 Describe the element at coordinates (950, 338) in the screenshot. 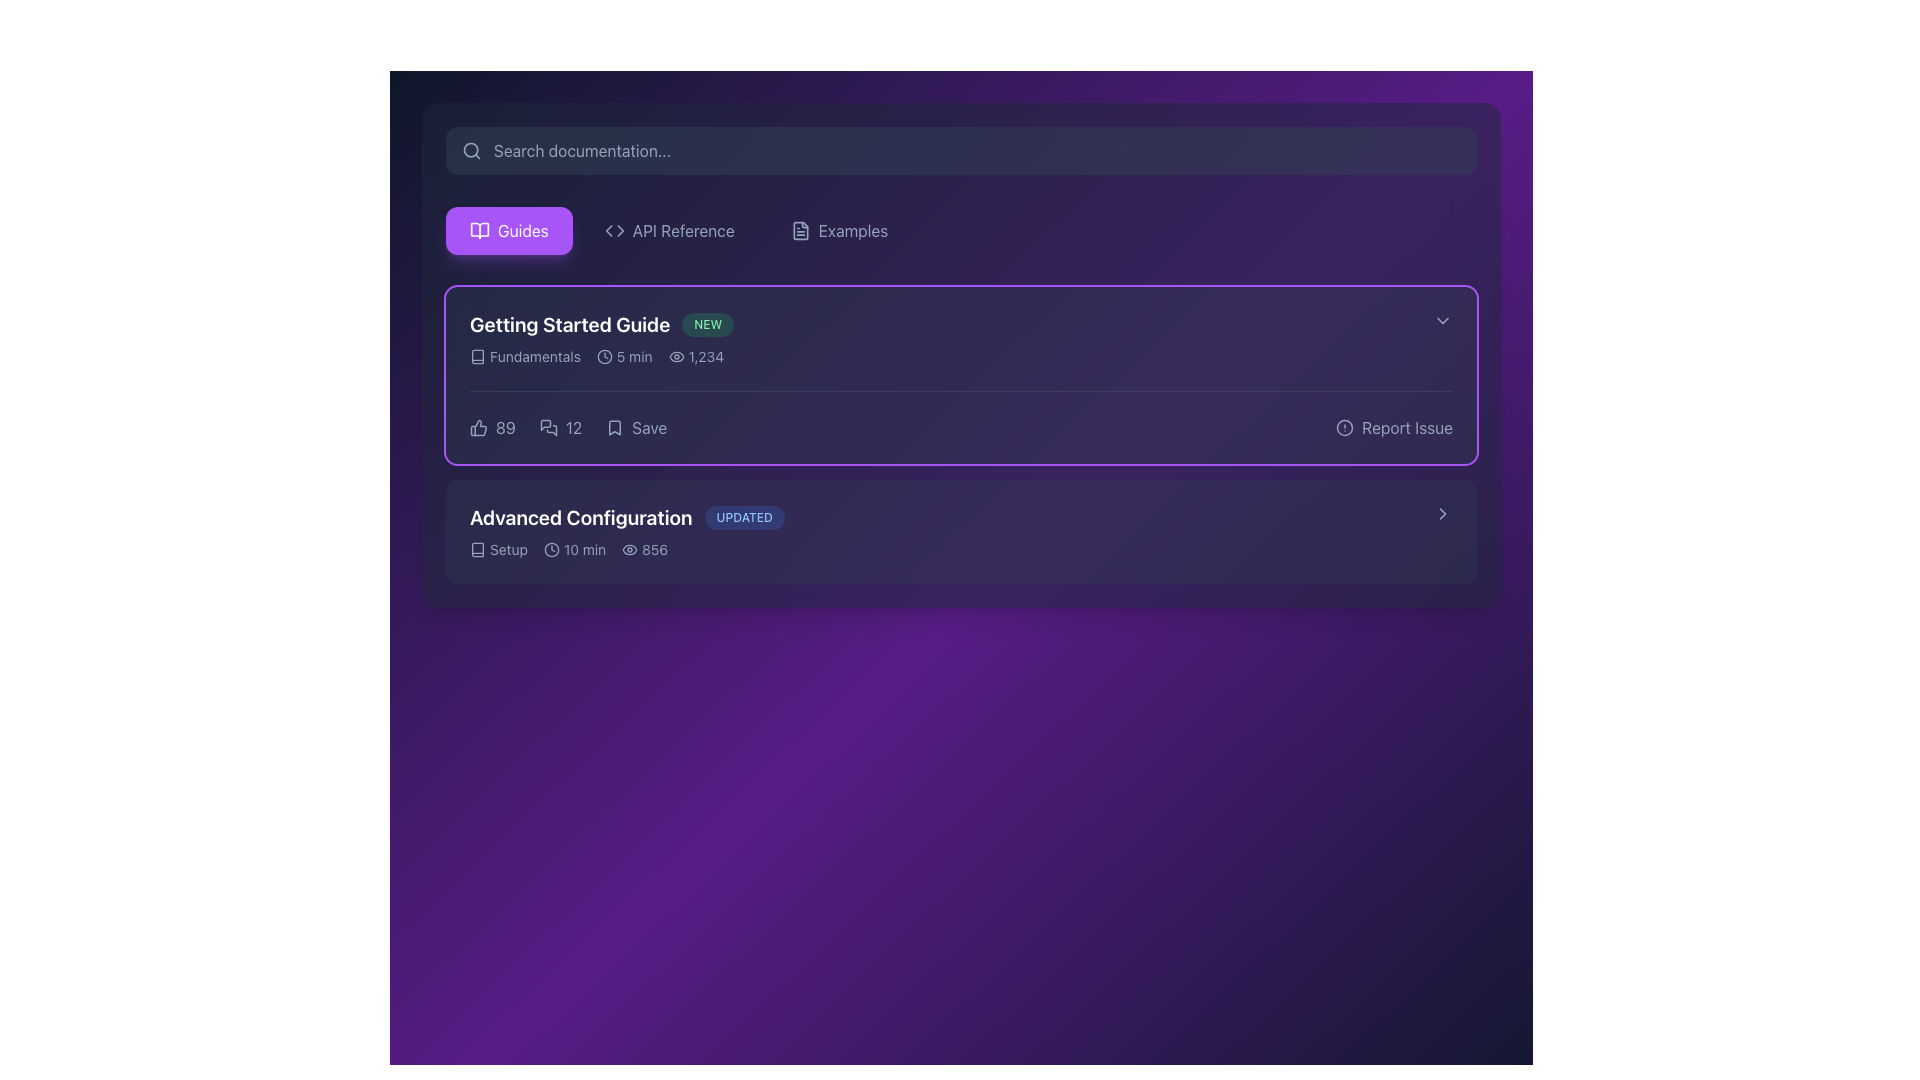

I see `the first entry in the documentation guide list representing the 'Getting Started Guide'` at that location.